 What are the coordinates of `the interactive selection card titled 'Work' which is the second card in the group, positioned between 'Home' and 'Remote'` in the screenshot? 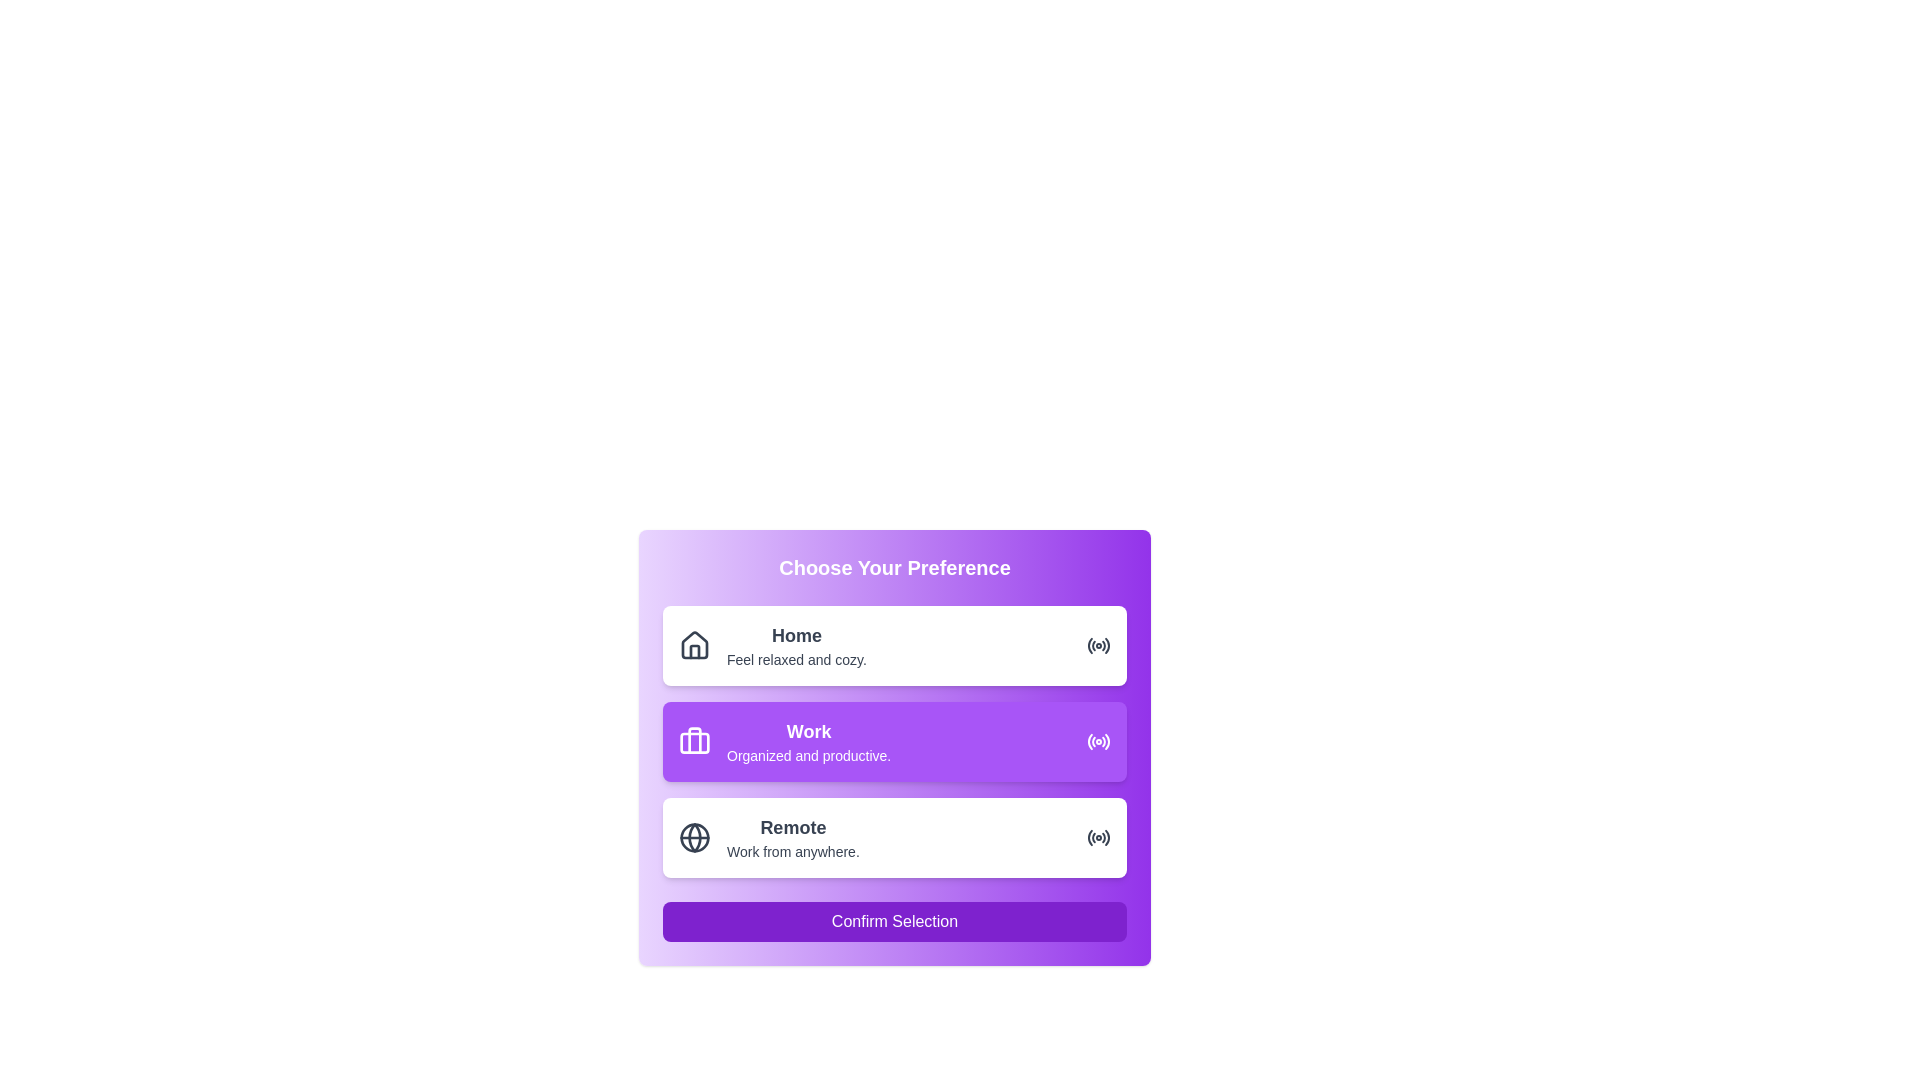 It's located at (893, 741).